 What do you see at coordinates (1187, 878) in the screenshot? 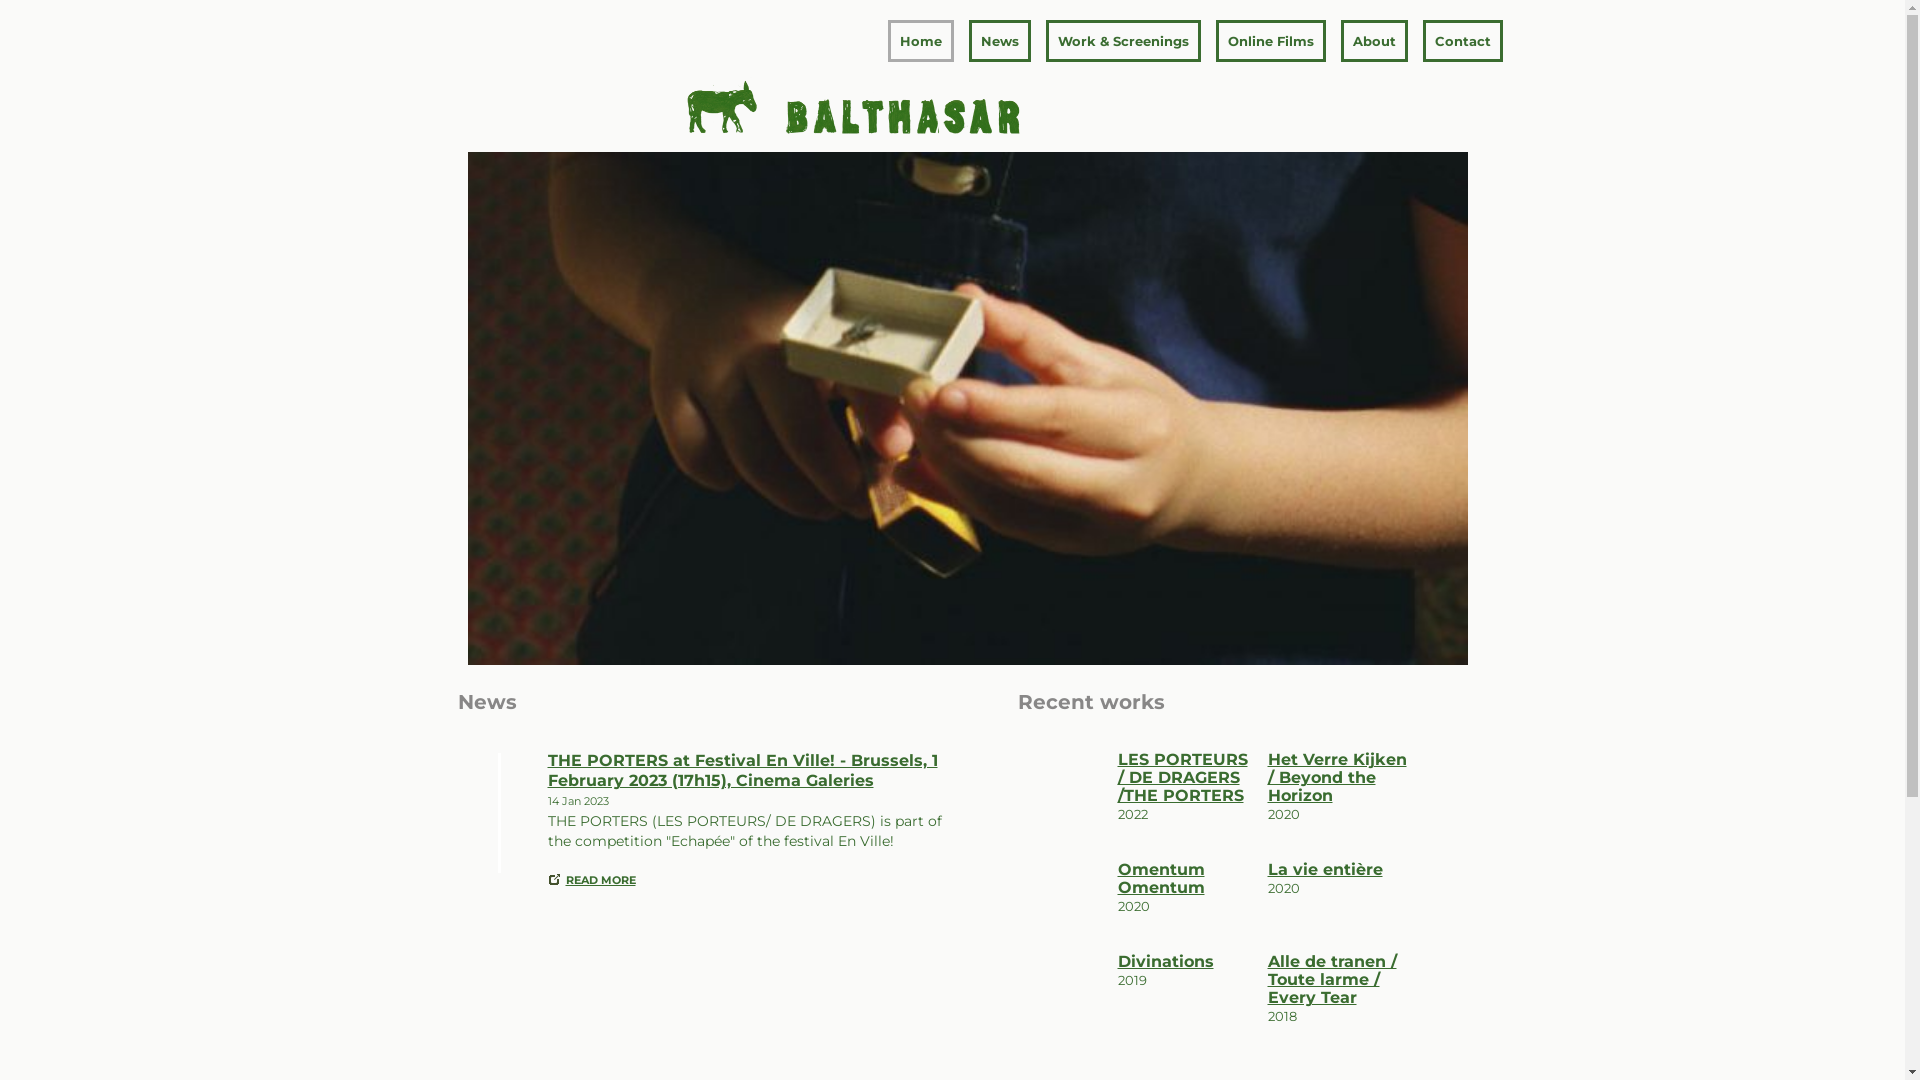
I see `'Omentum Omentum'` at bounding box center [1187, 878].